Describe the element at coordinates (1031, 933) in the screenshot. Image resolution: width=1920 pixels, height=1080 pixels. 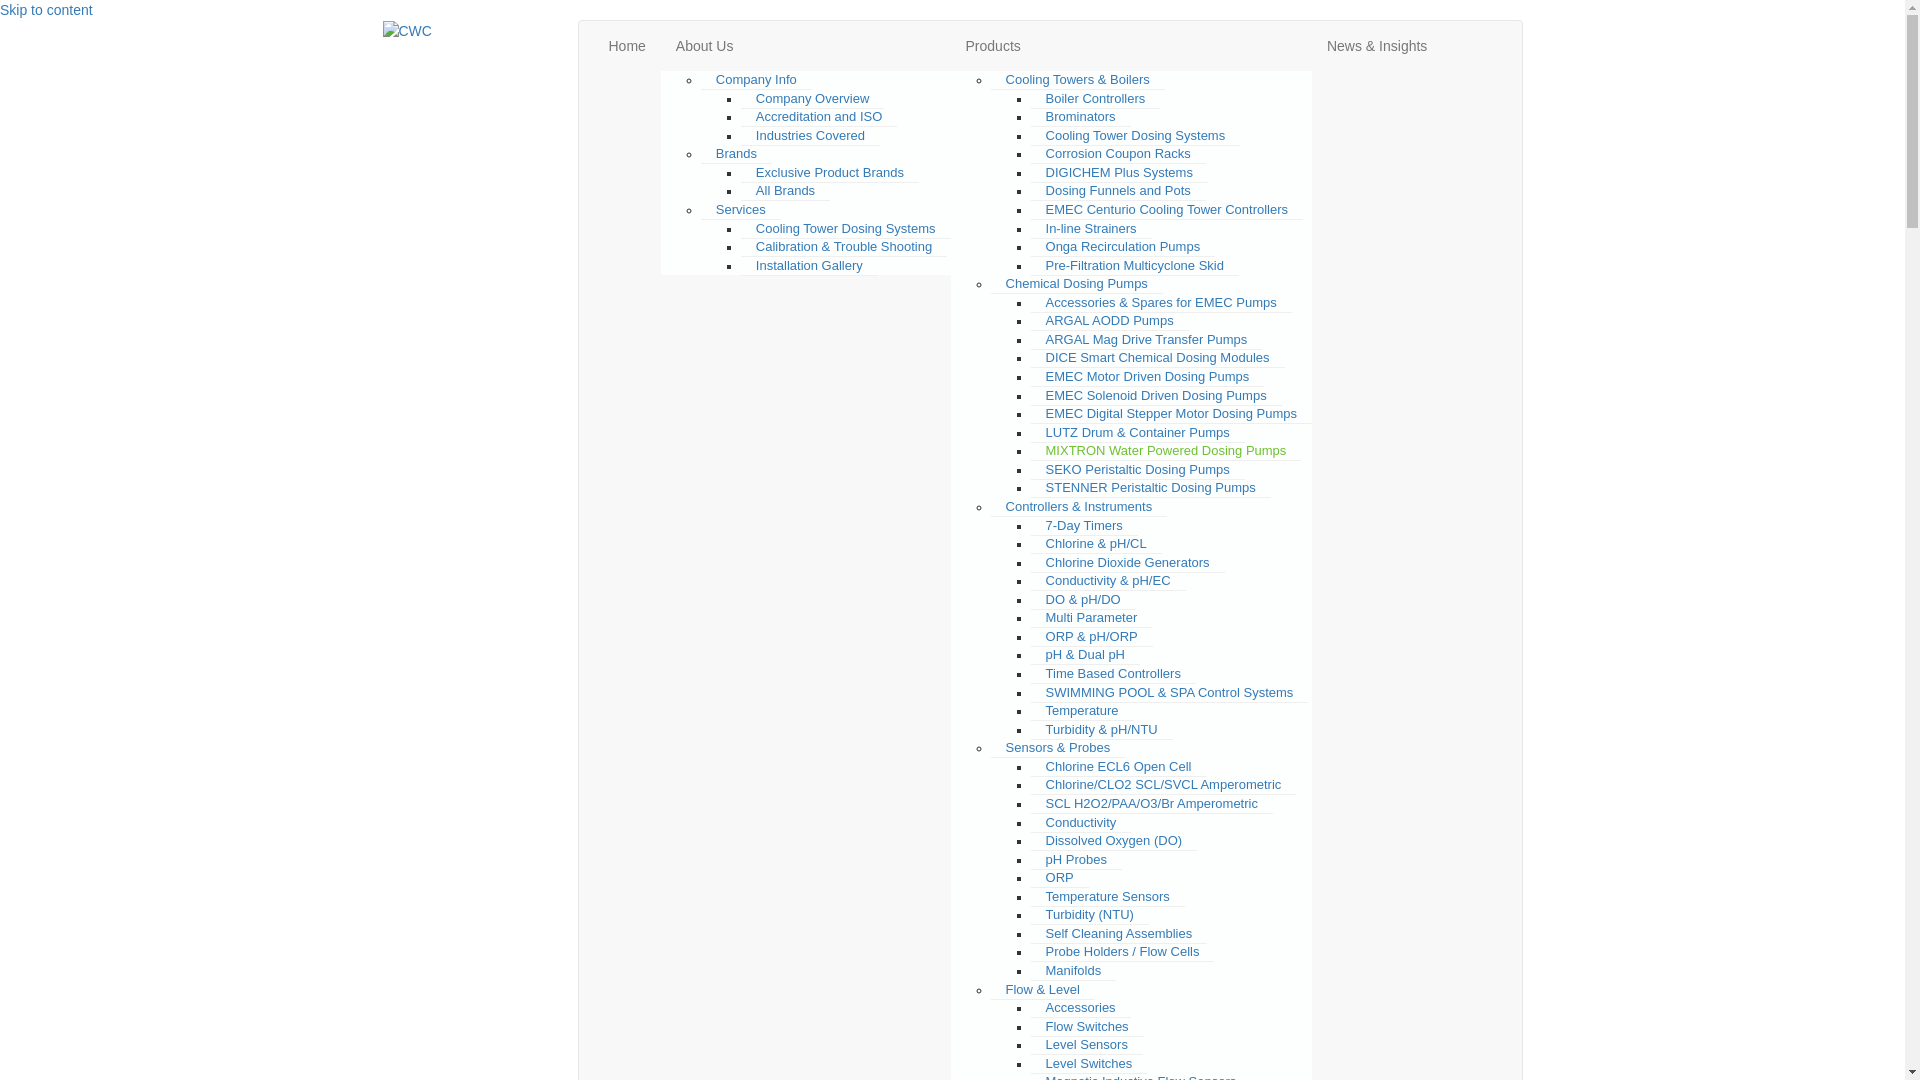
I see `'Self Cleaning Assemblies'` at that location.